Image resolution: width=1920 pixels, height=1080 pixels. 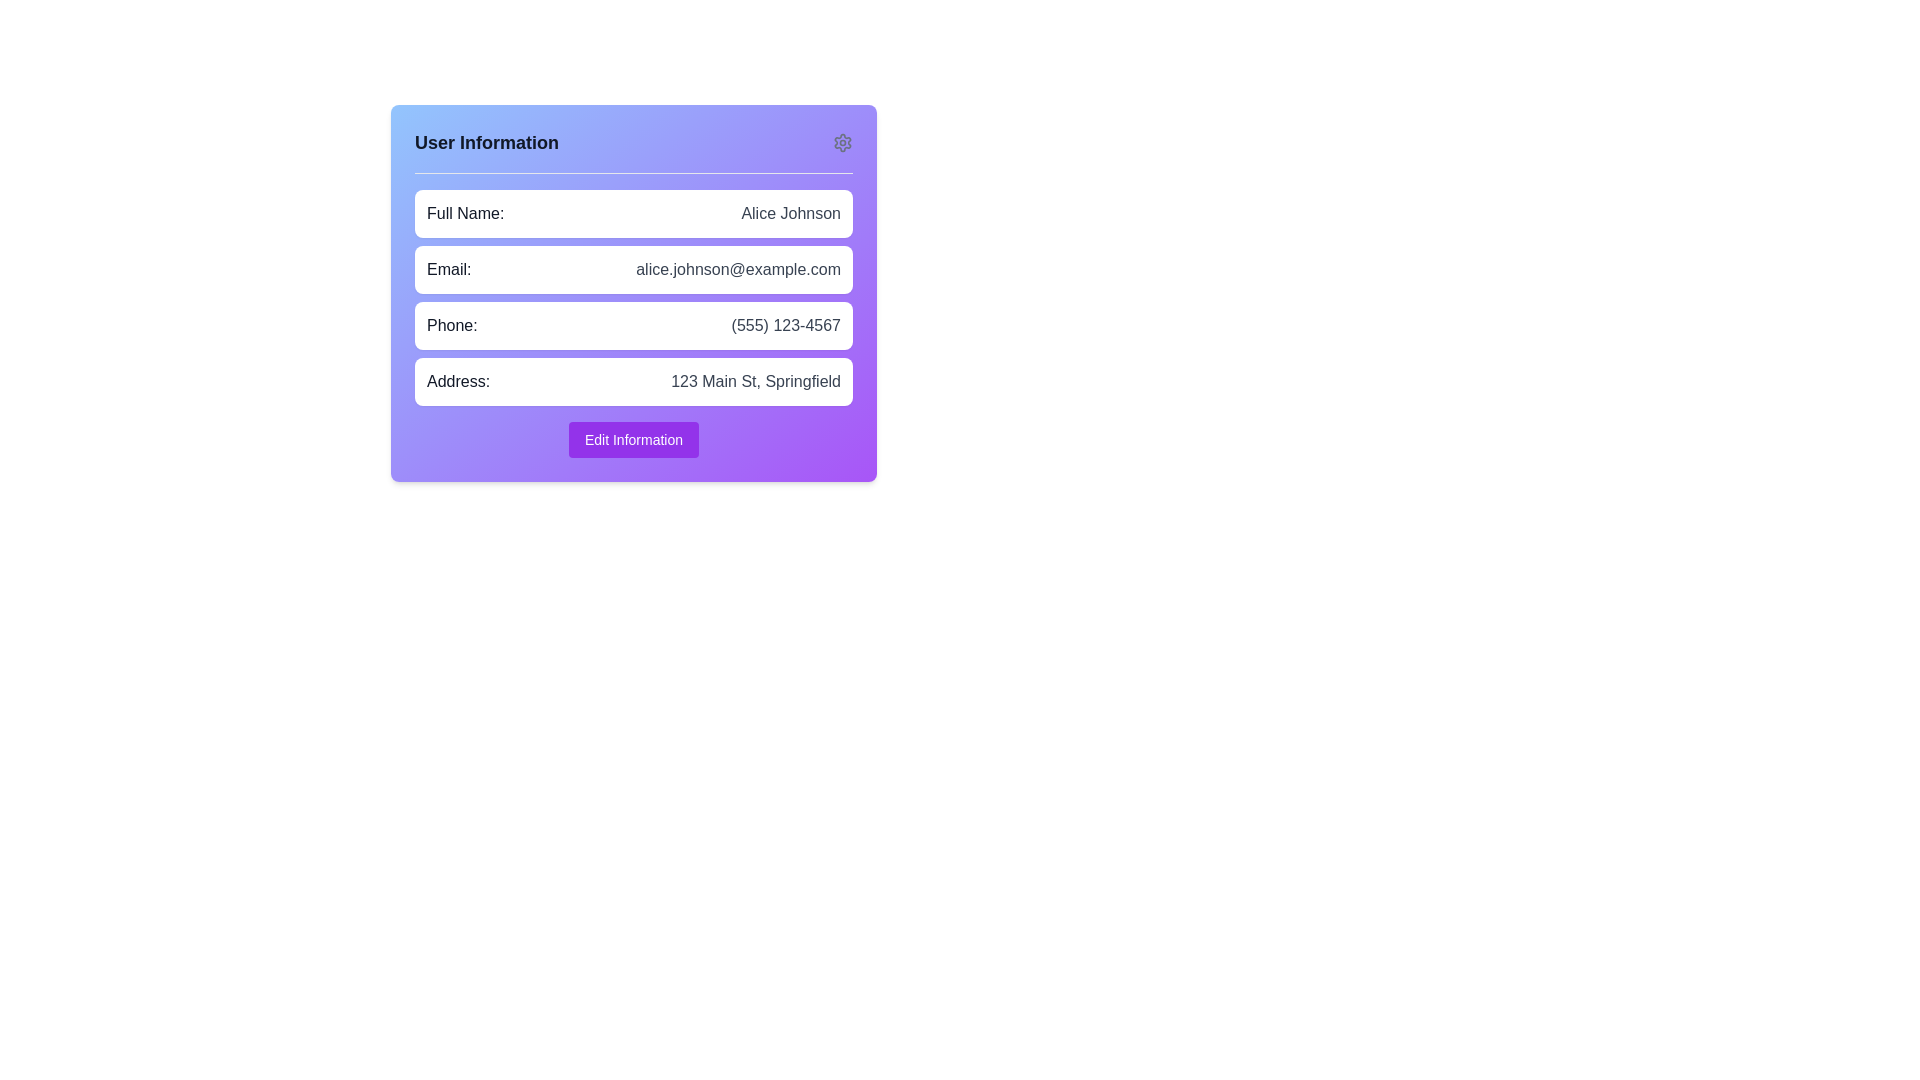 I want to click on the 'Edit Information' button, so click(x=632, y=438).